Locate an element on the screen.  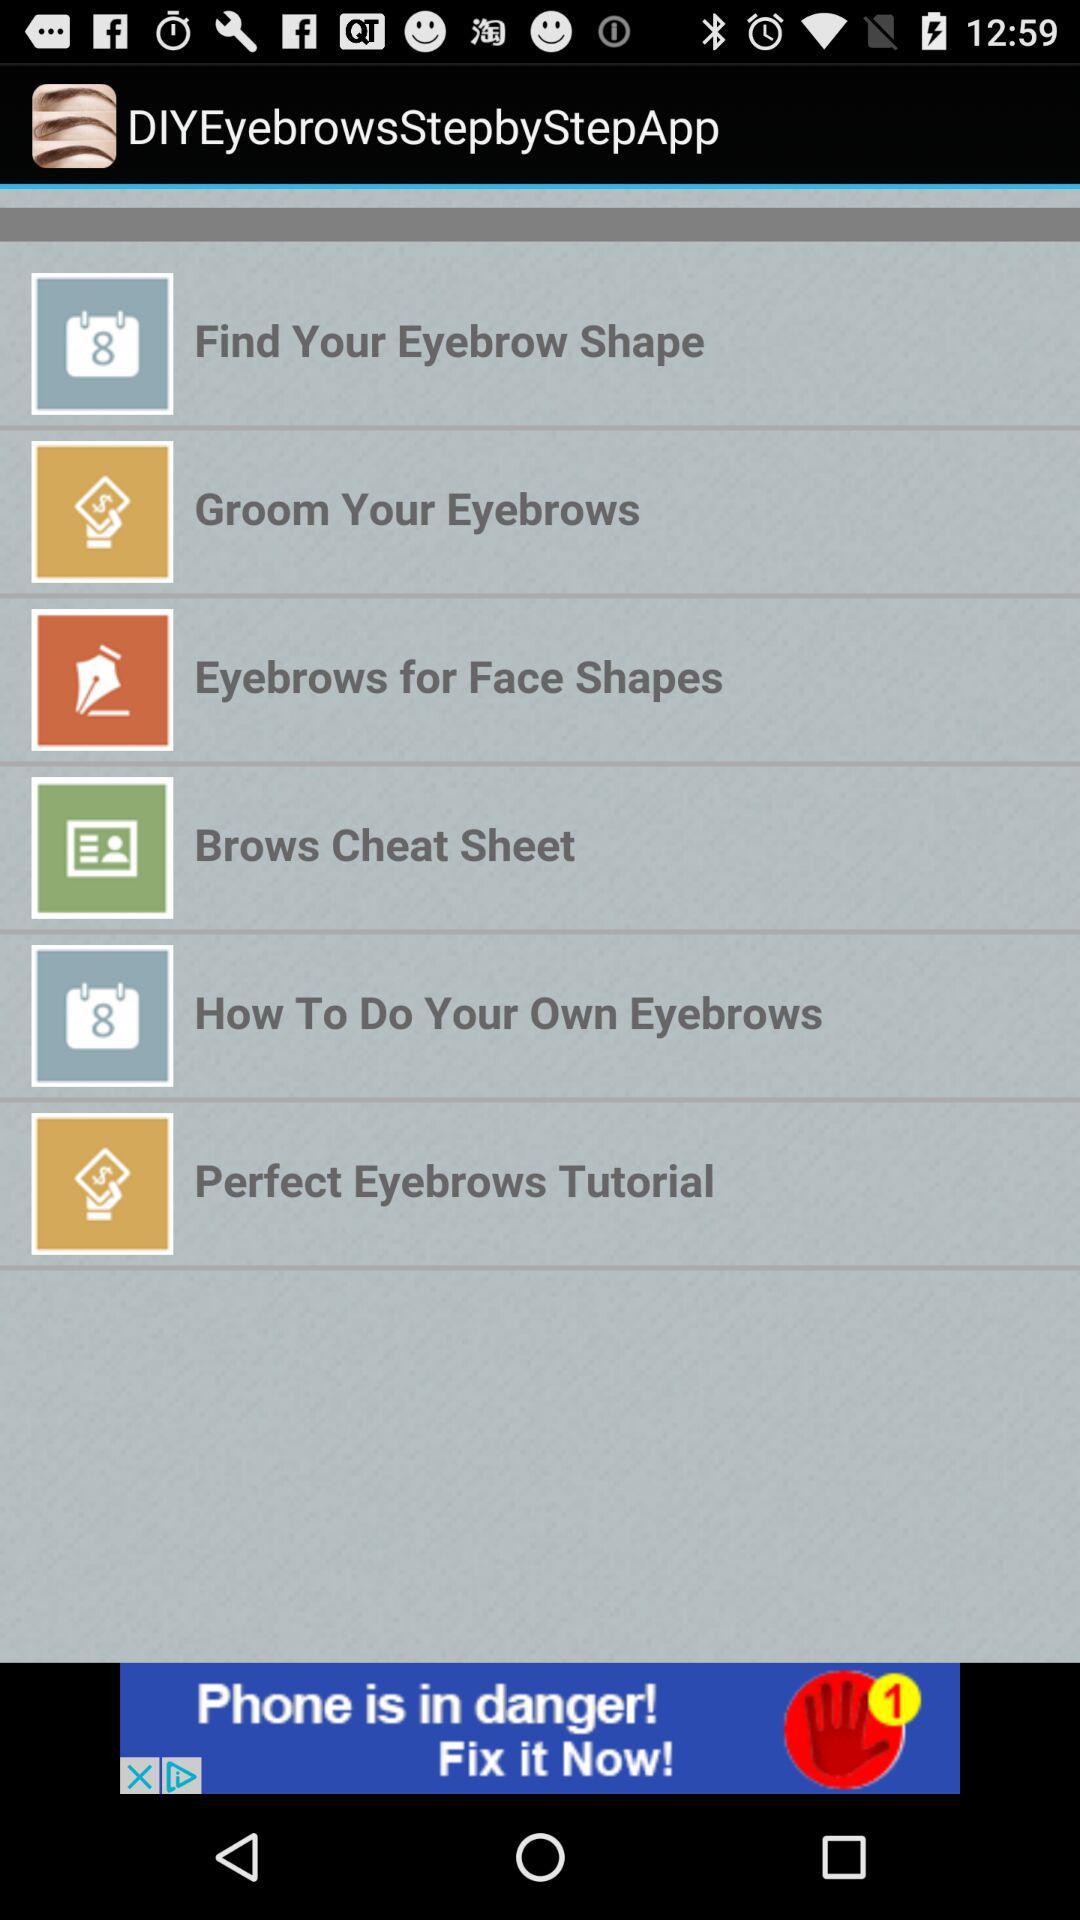
open advertisement is located at coordinates (540, 1727).